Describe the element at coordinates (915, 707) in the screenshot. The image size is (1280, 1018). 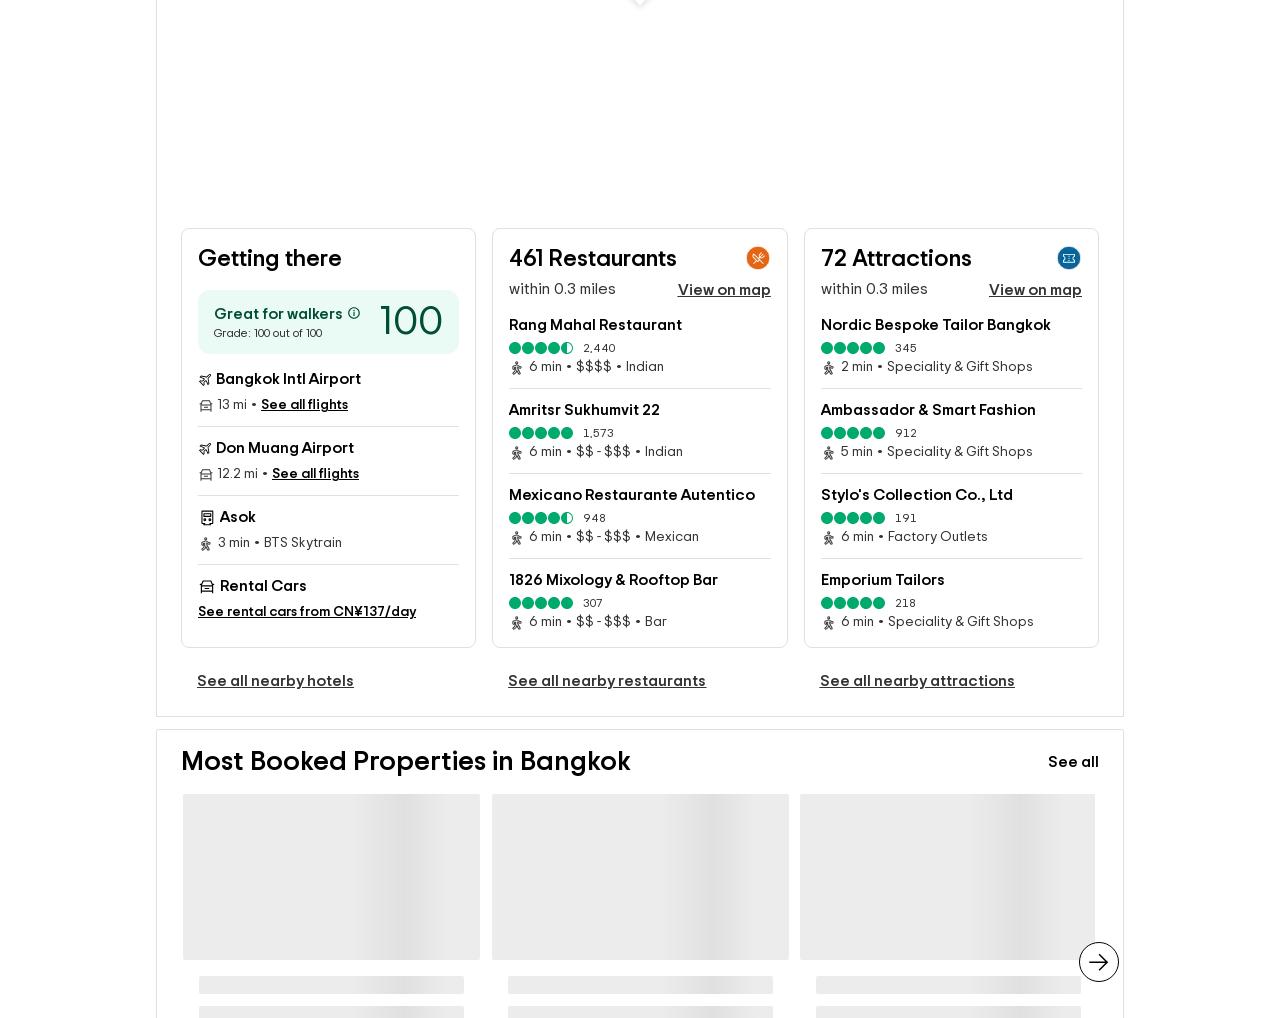
I see `'See all nearby attractions'` at that location.